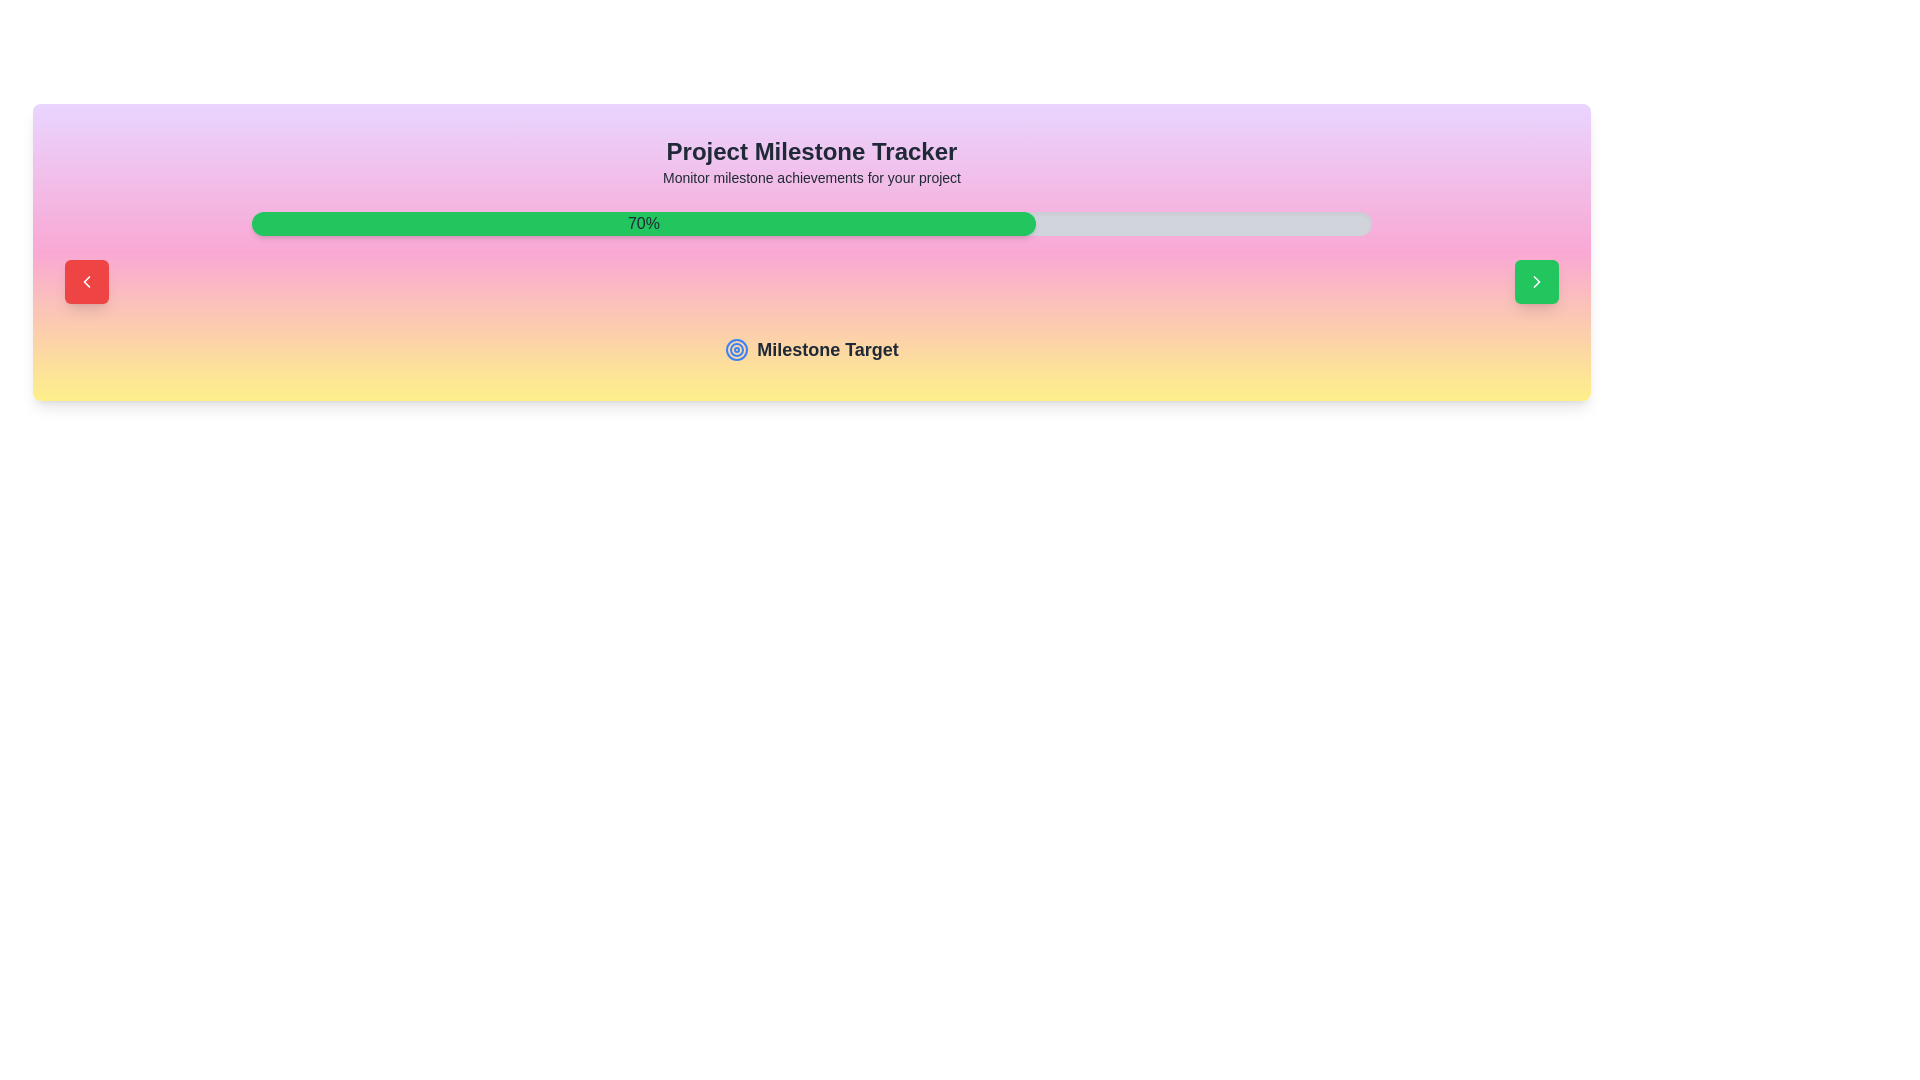 Image resolution: width=1920 pixels, height=1080 pixels. Describe the element at coordinates (85, 281) in the screenshot. I see `the navigational button located on the far-left side of the horizontal layout for visual feedback` at that location.